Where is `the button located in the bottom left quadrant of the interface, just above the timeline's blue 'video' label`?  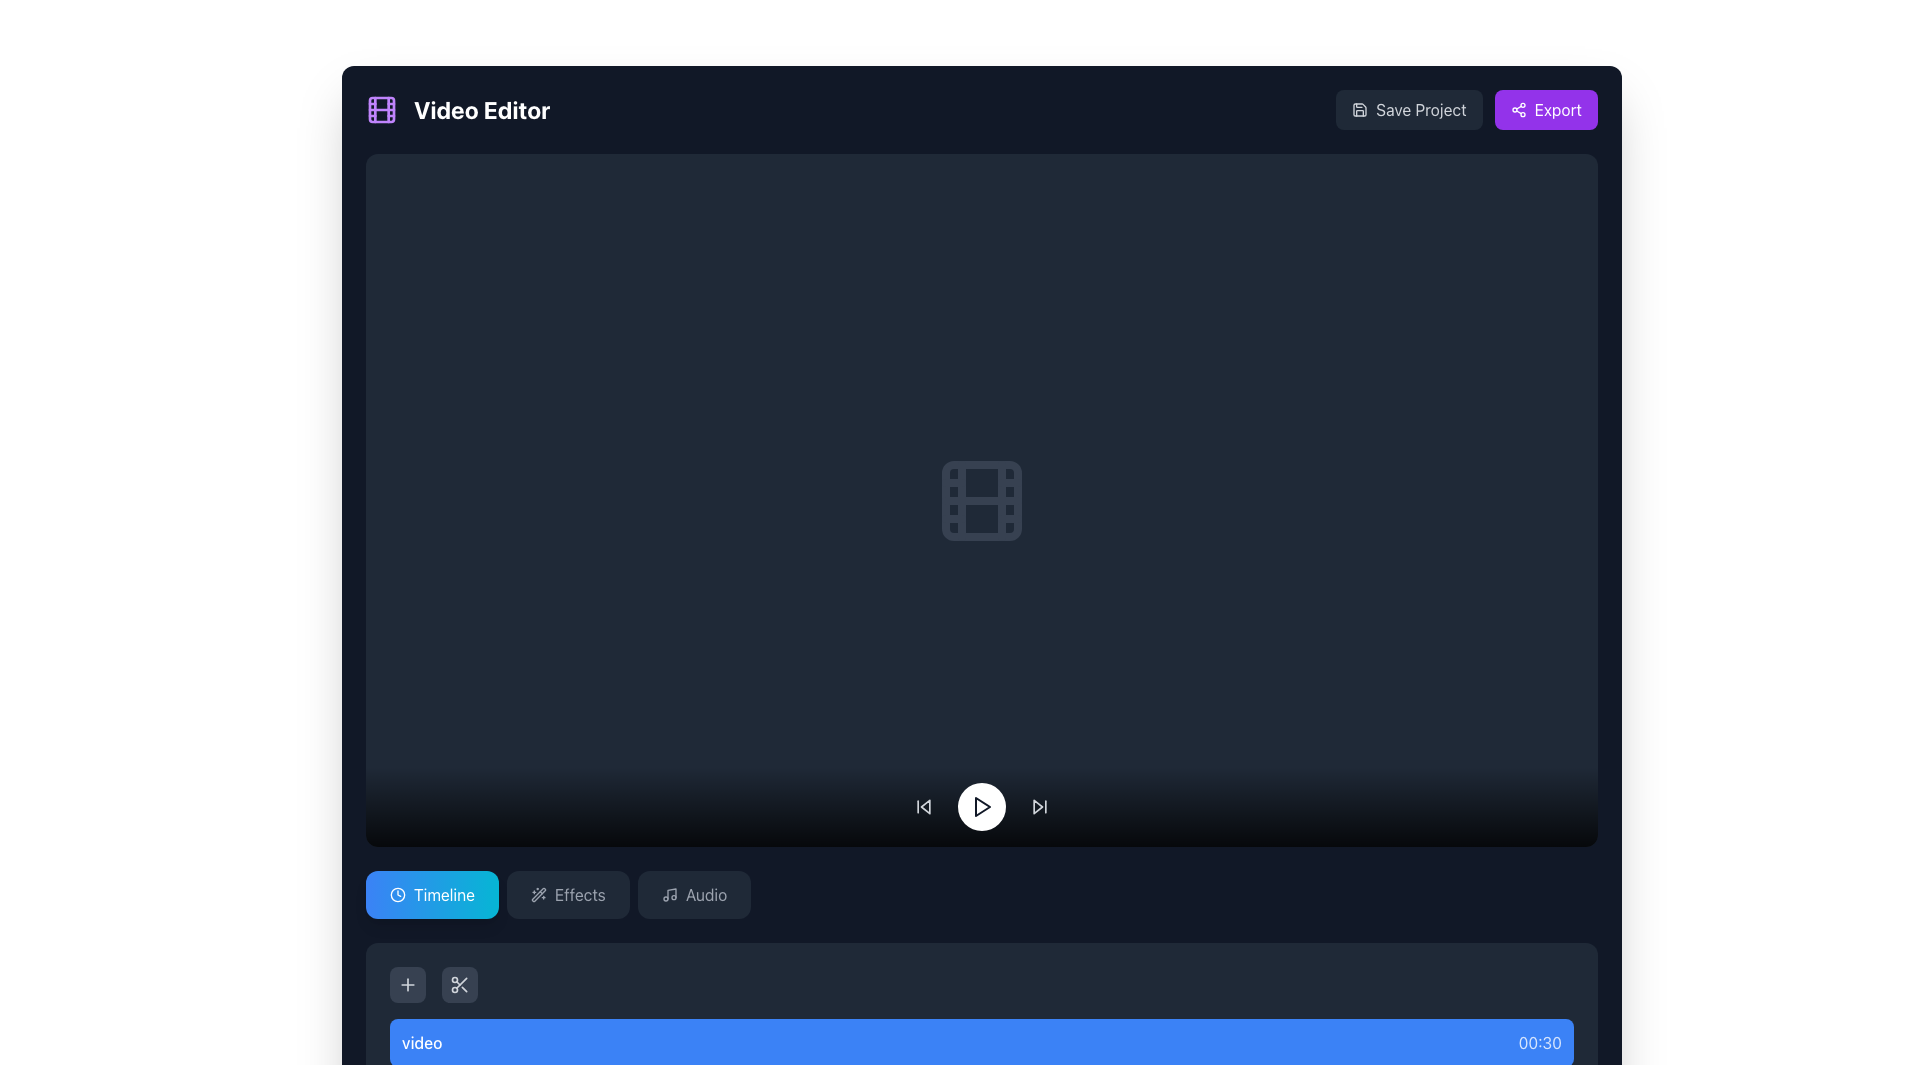 the button located in the bottom left quadrant of the interface, just above the timeline's blue 'video' label is located at coordinates (407, 983).